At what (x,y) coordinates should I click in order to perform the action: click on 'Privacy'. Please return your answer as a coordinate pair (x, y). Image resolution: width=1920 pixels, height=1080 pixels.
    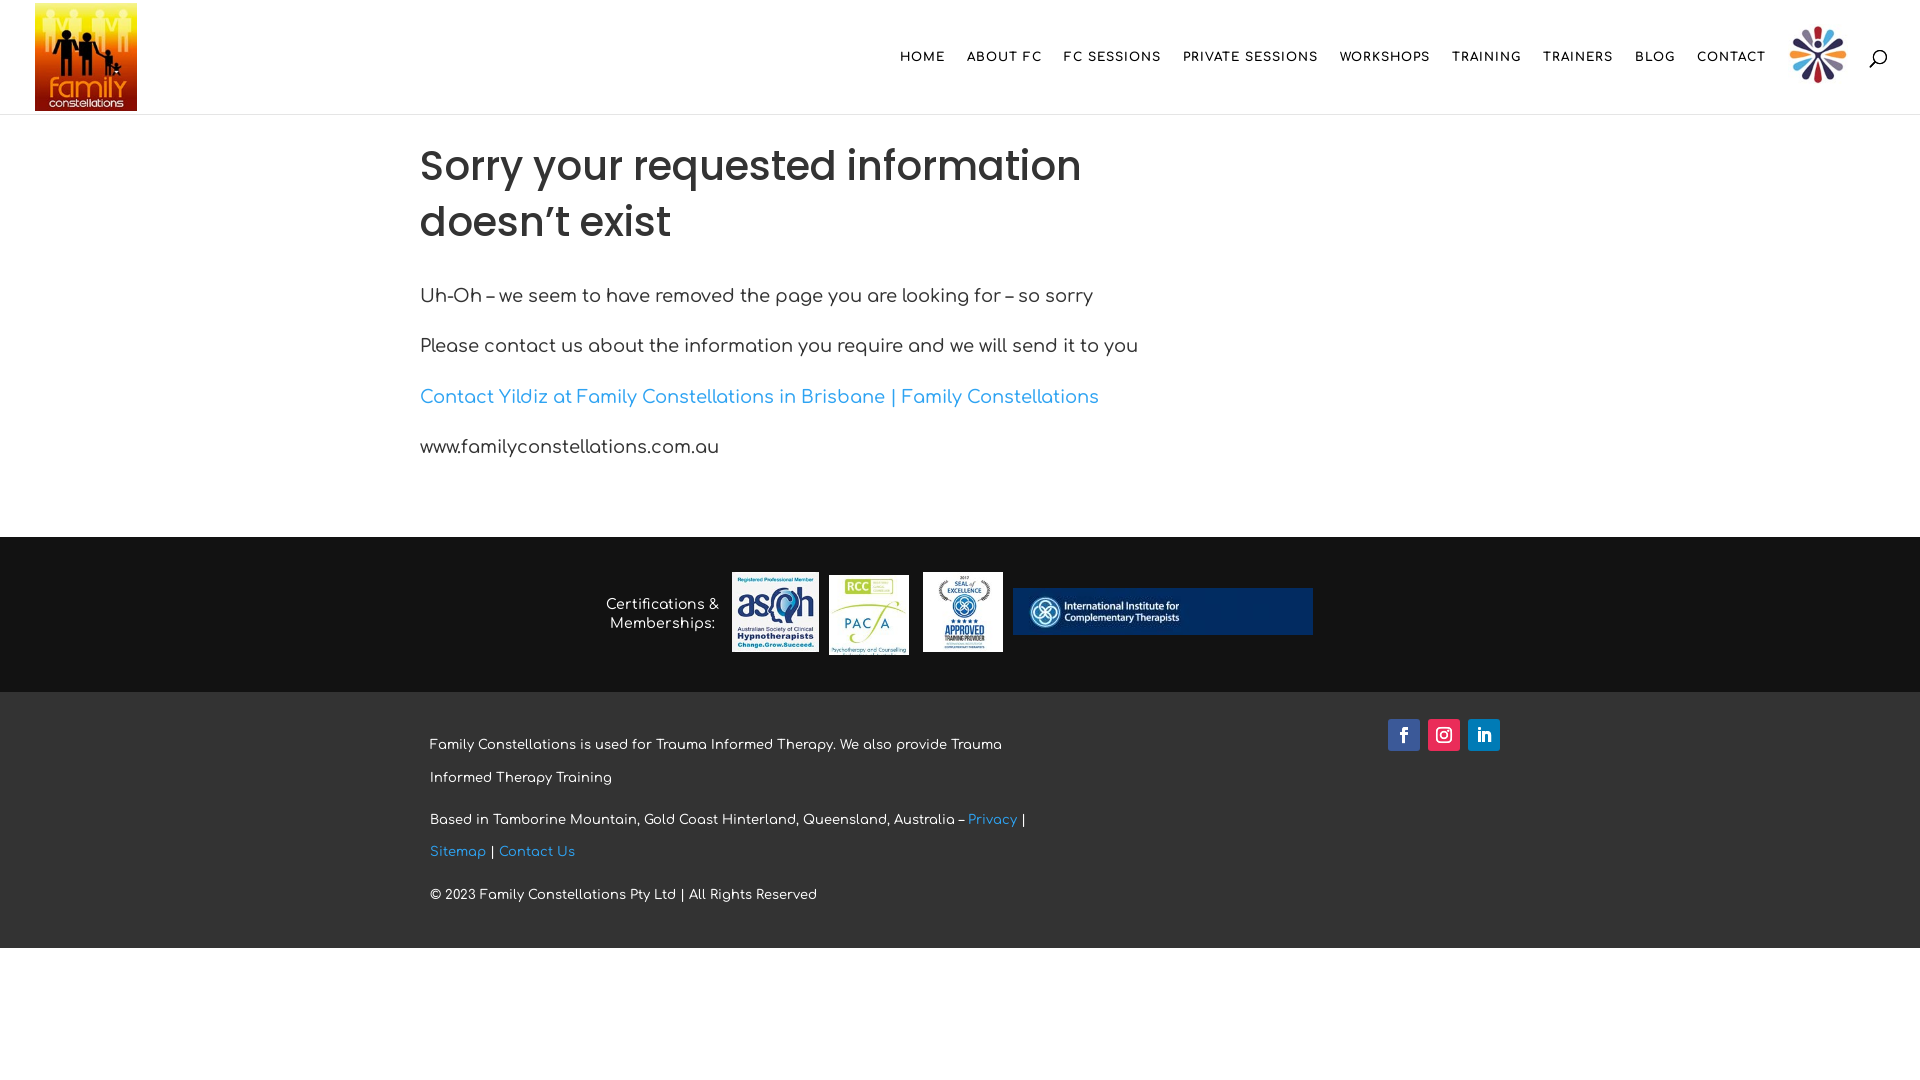
    Looking at the image, I should click on (992, 820).